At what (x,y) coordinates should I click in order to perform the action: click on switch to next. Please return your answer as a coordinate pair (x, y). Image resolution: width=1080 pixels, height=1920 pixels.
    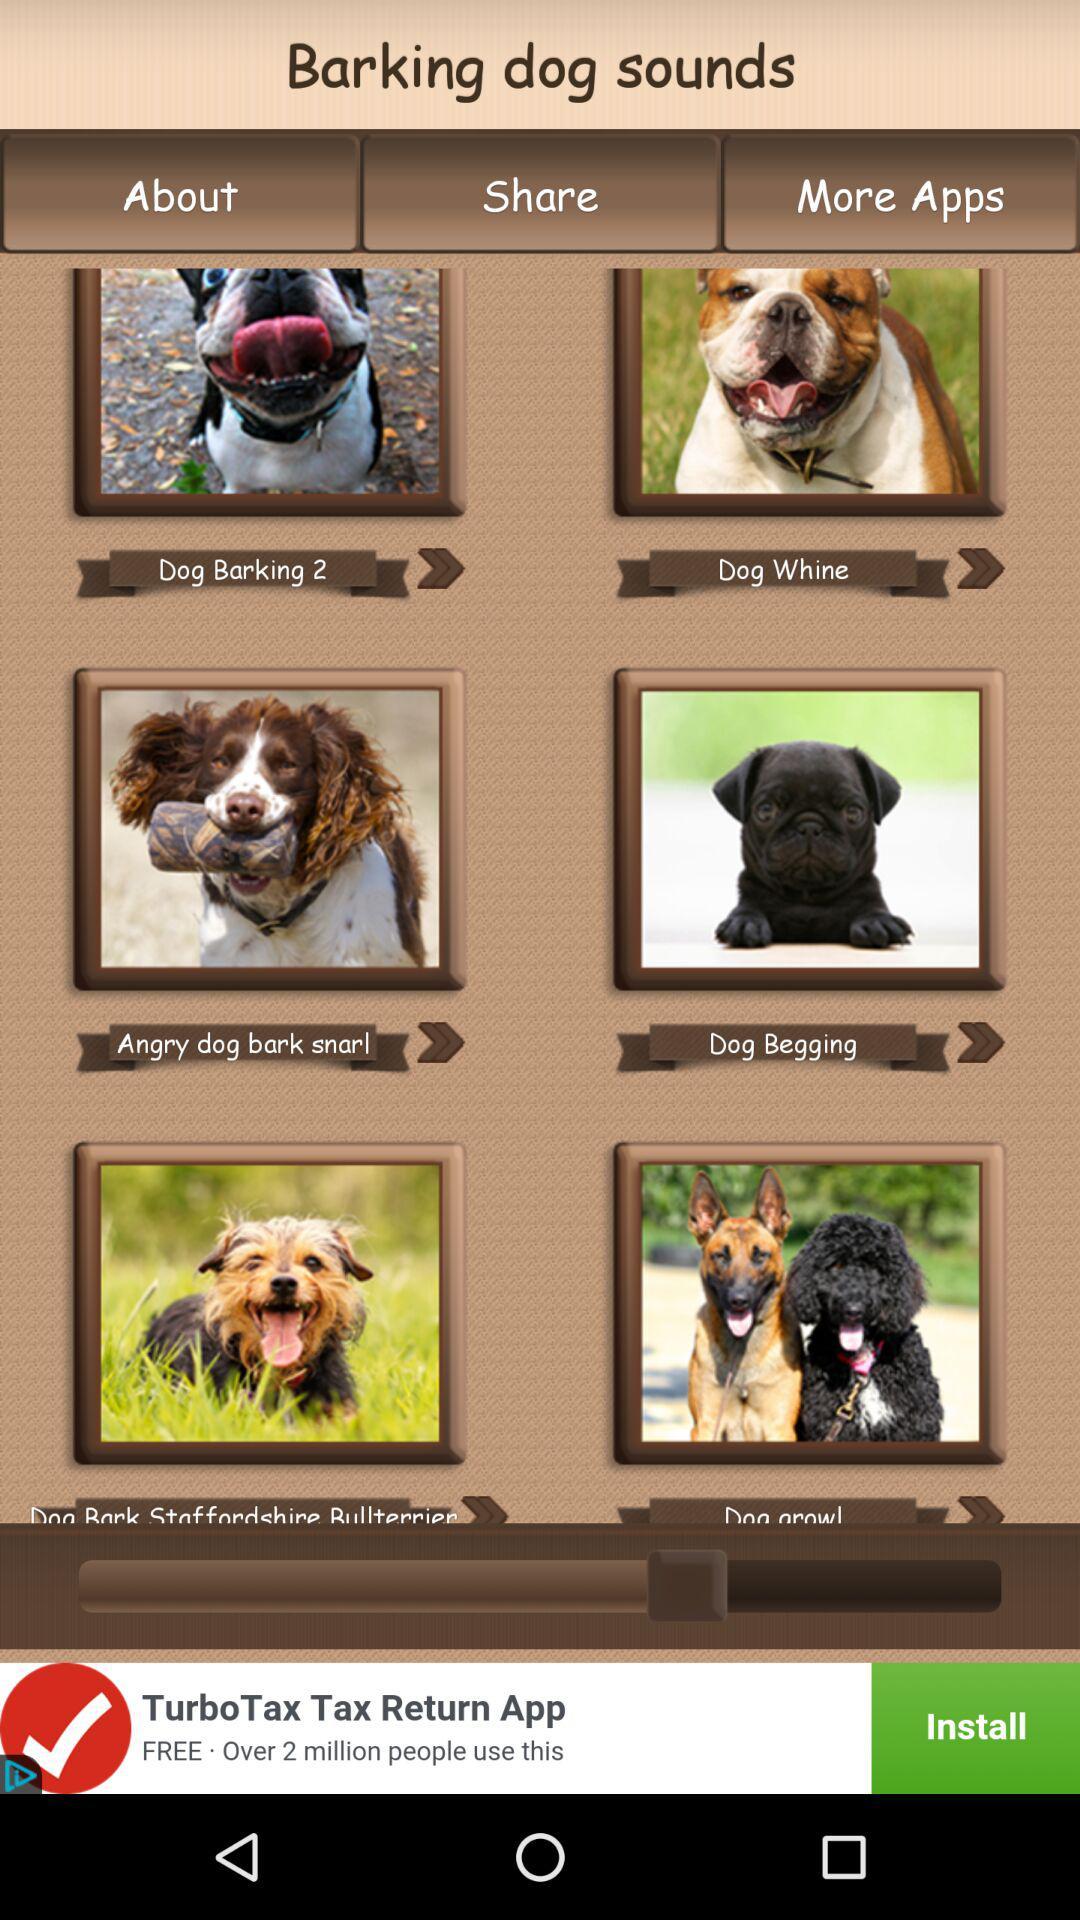
    Looking at the image, I should click on (979, 567).